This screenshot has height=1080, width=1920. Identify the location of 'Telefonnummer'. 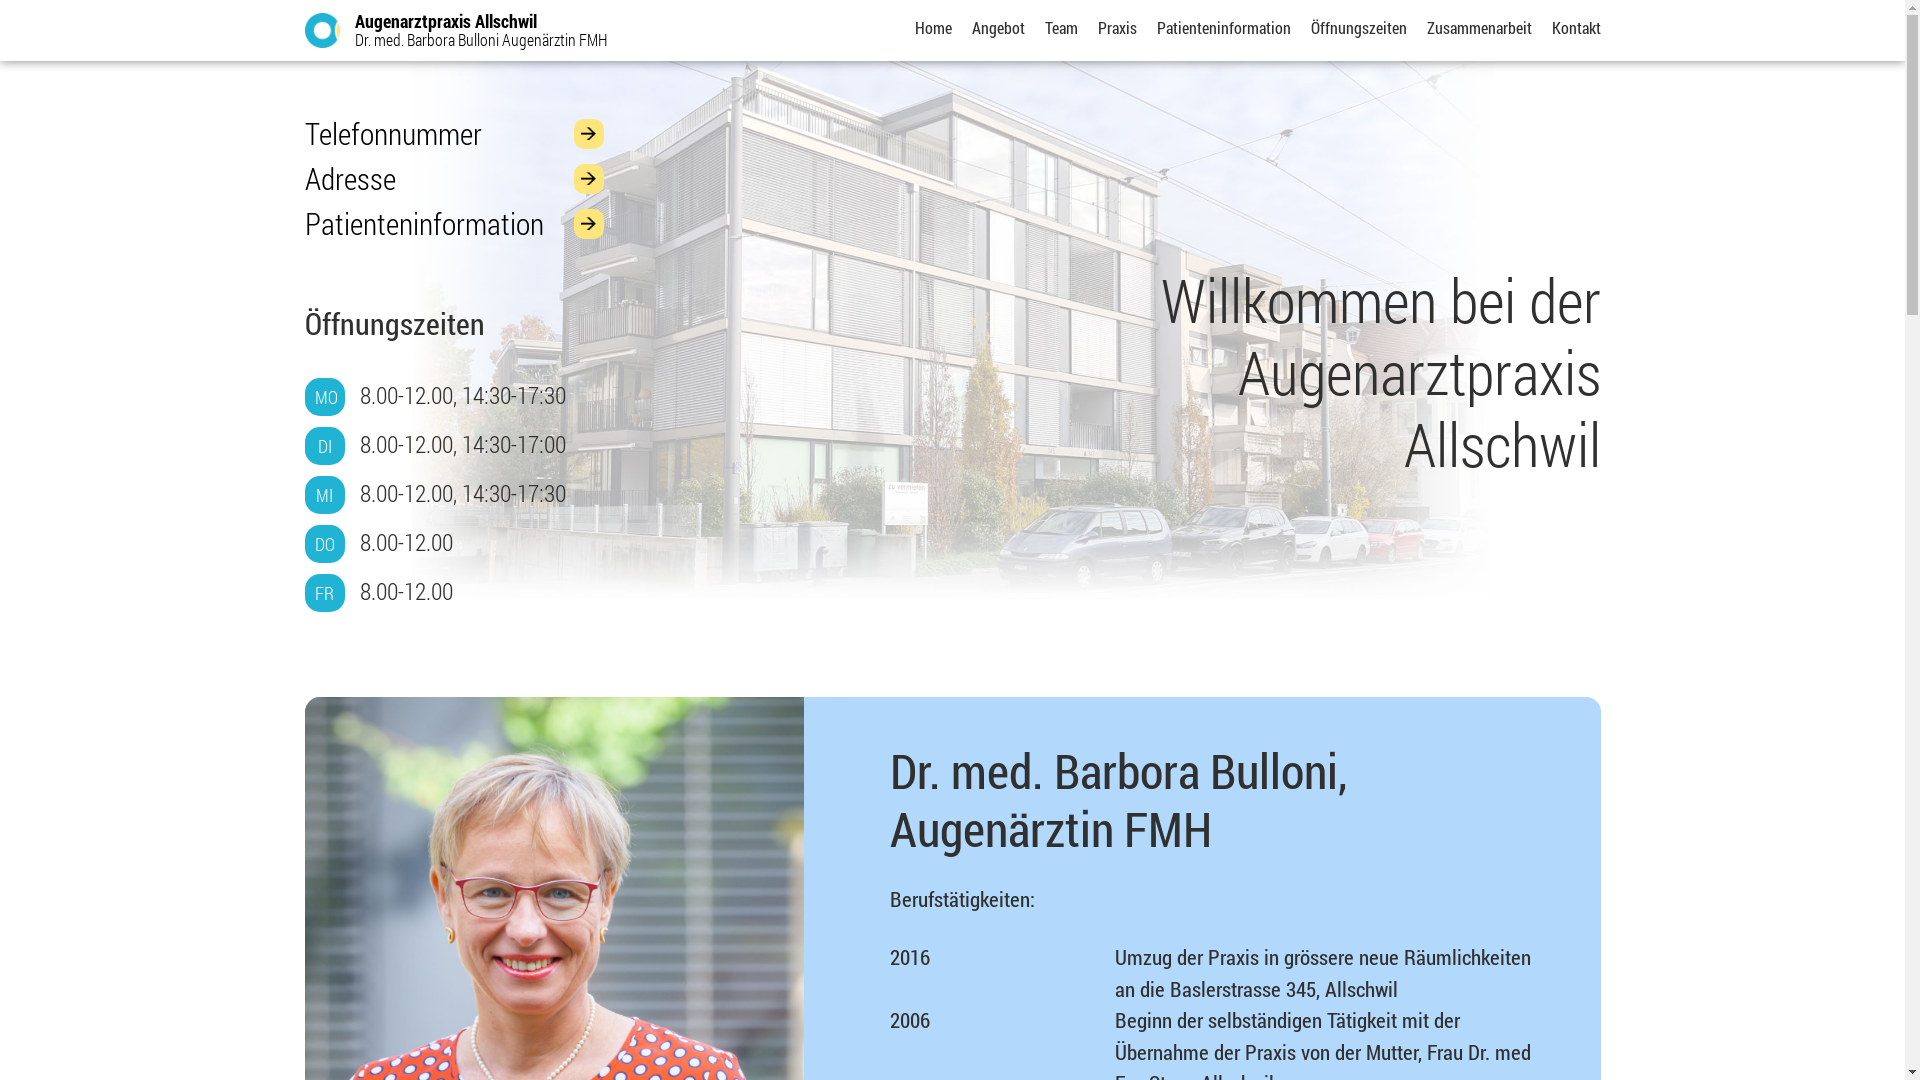
(452, 133).